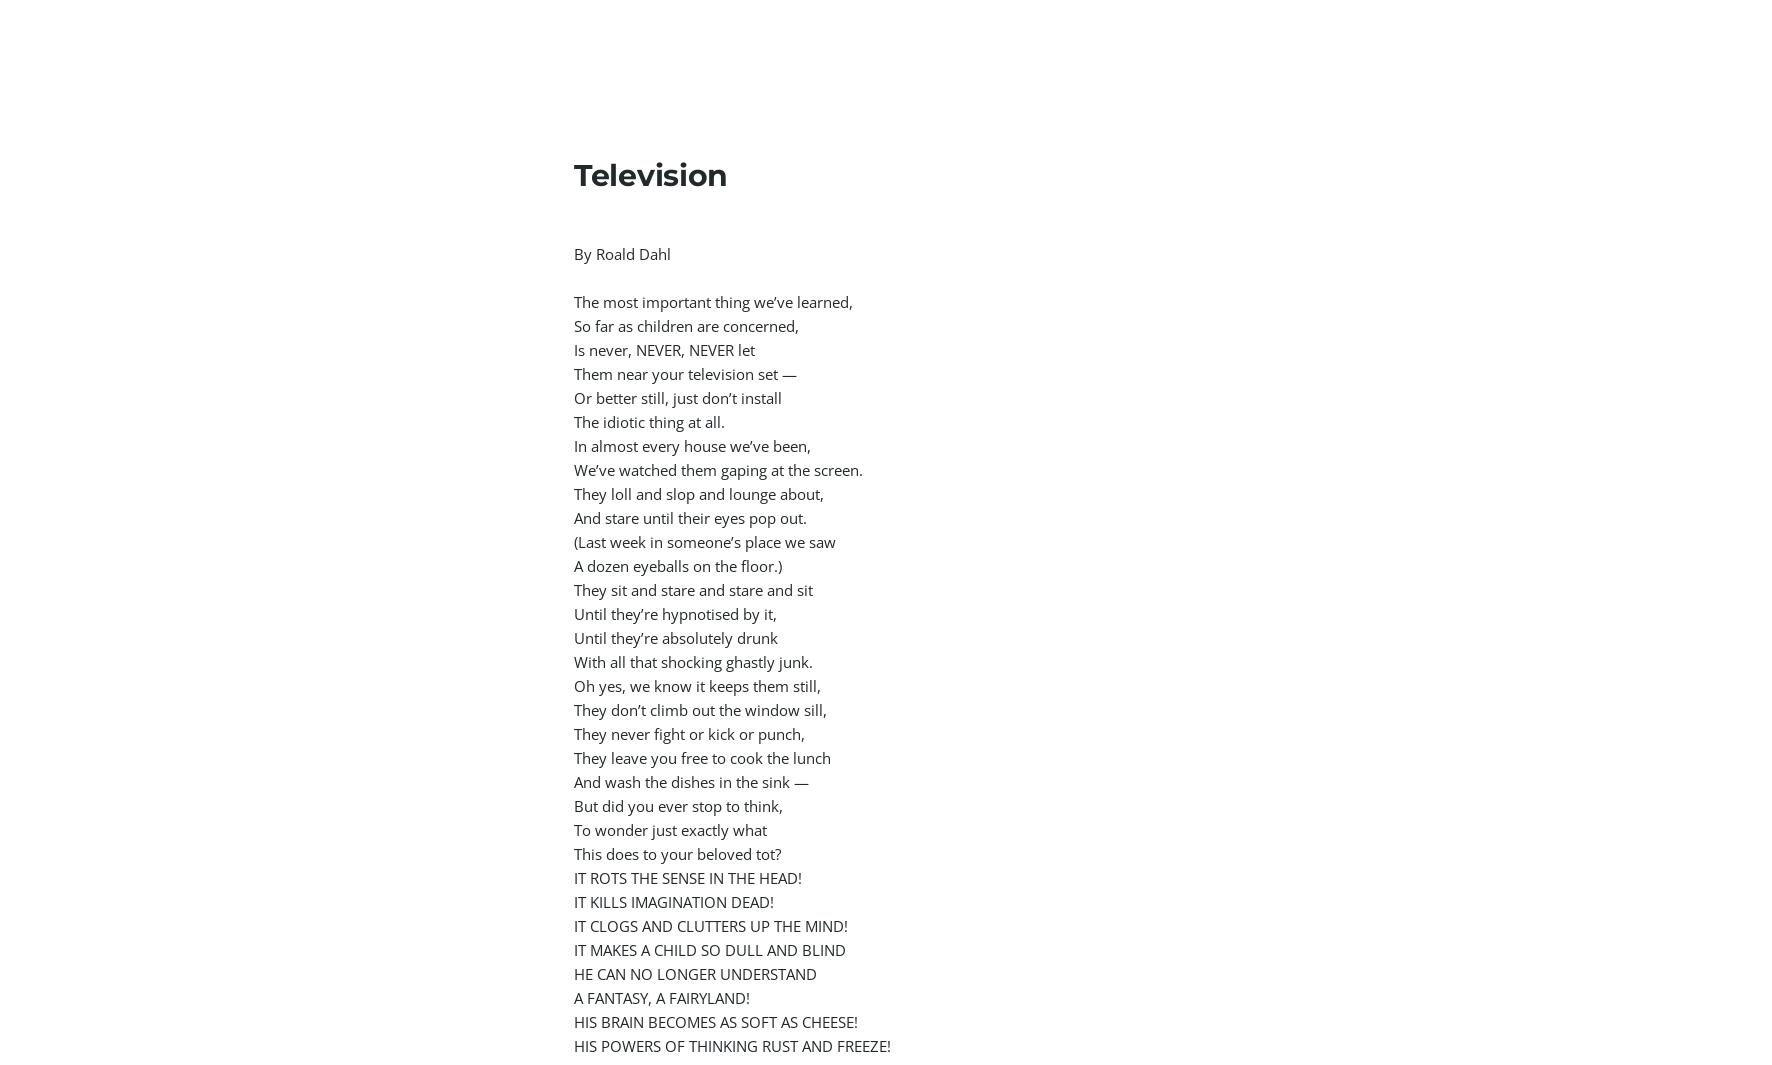 Image resolution: width=1772 pixels, height=1065 pixels. Describe the element at coordinates (676, 638) in the screenshot. I see `'Until they’re absolutely drunk'` at that location.